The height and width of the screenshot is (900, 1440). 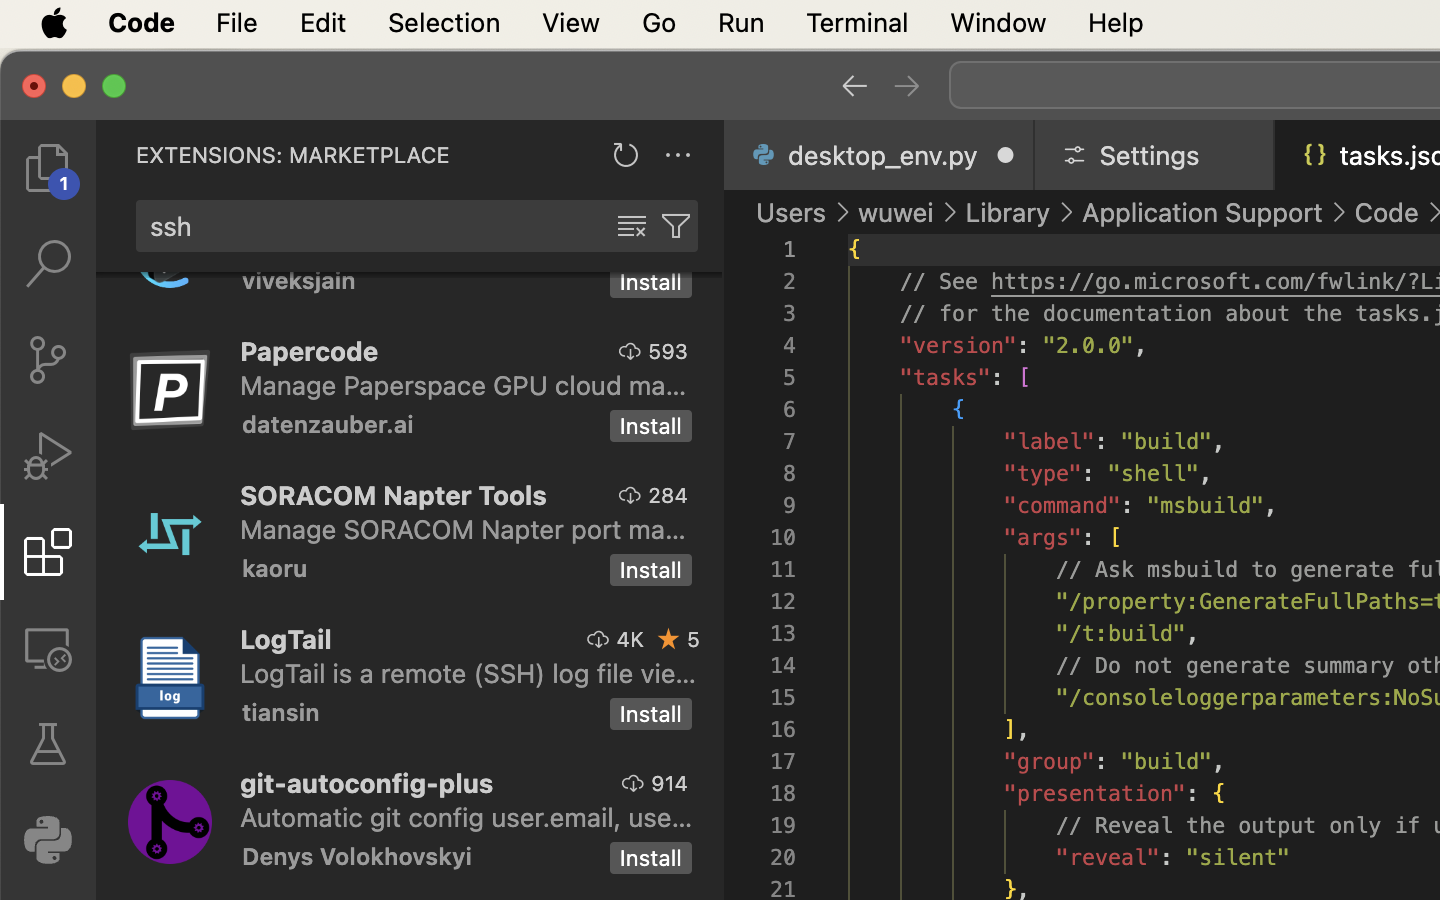 What do you see at coordinates (46, 360) in the screenshot?
I see `'0 '` at bounding box center [46, 360].